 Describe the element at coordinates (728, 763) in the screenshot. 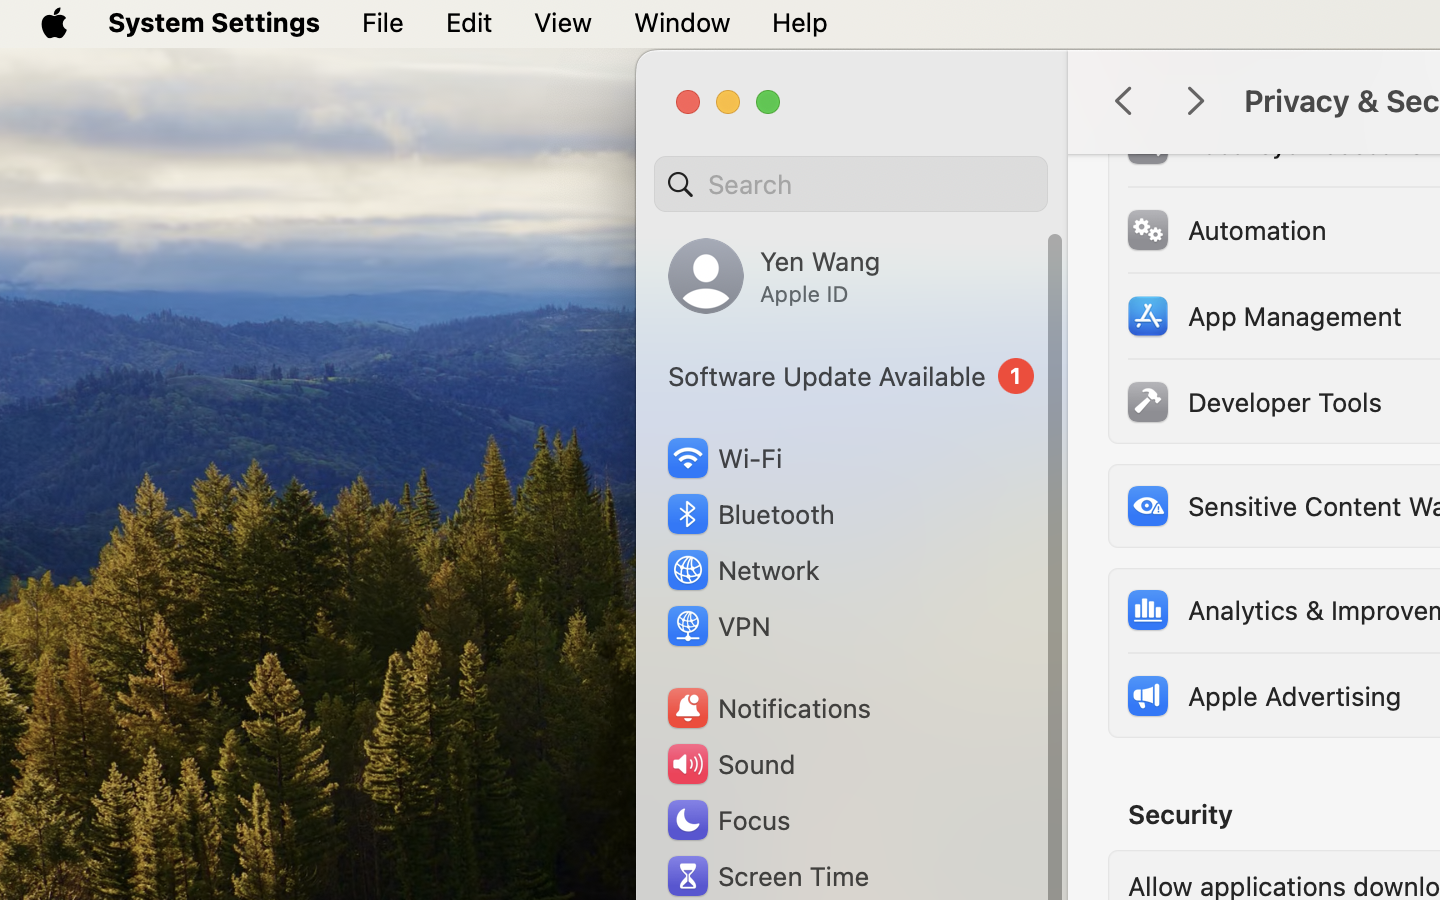

I see `'Sound'` at that location.